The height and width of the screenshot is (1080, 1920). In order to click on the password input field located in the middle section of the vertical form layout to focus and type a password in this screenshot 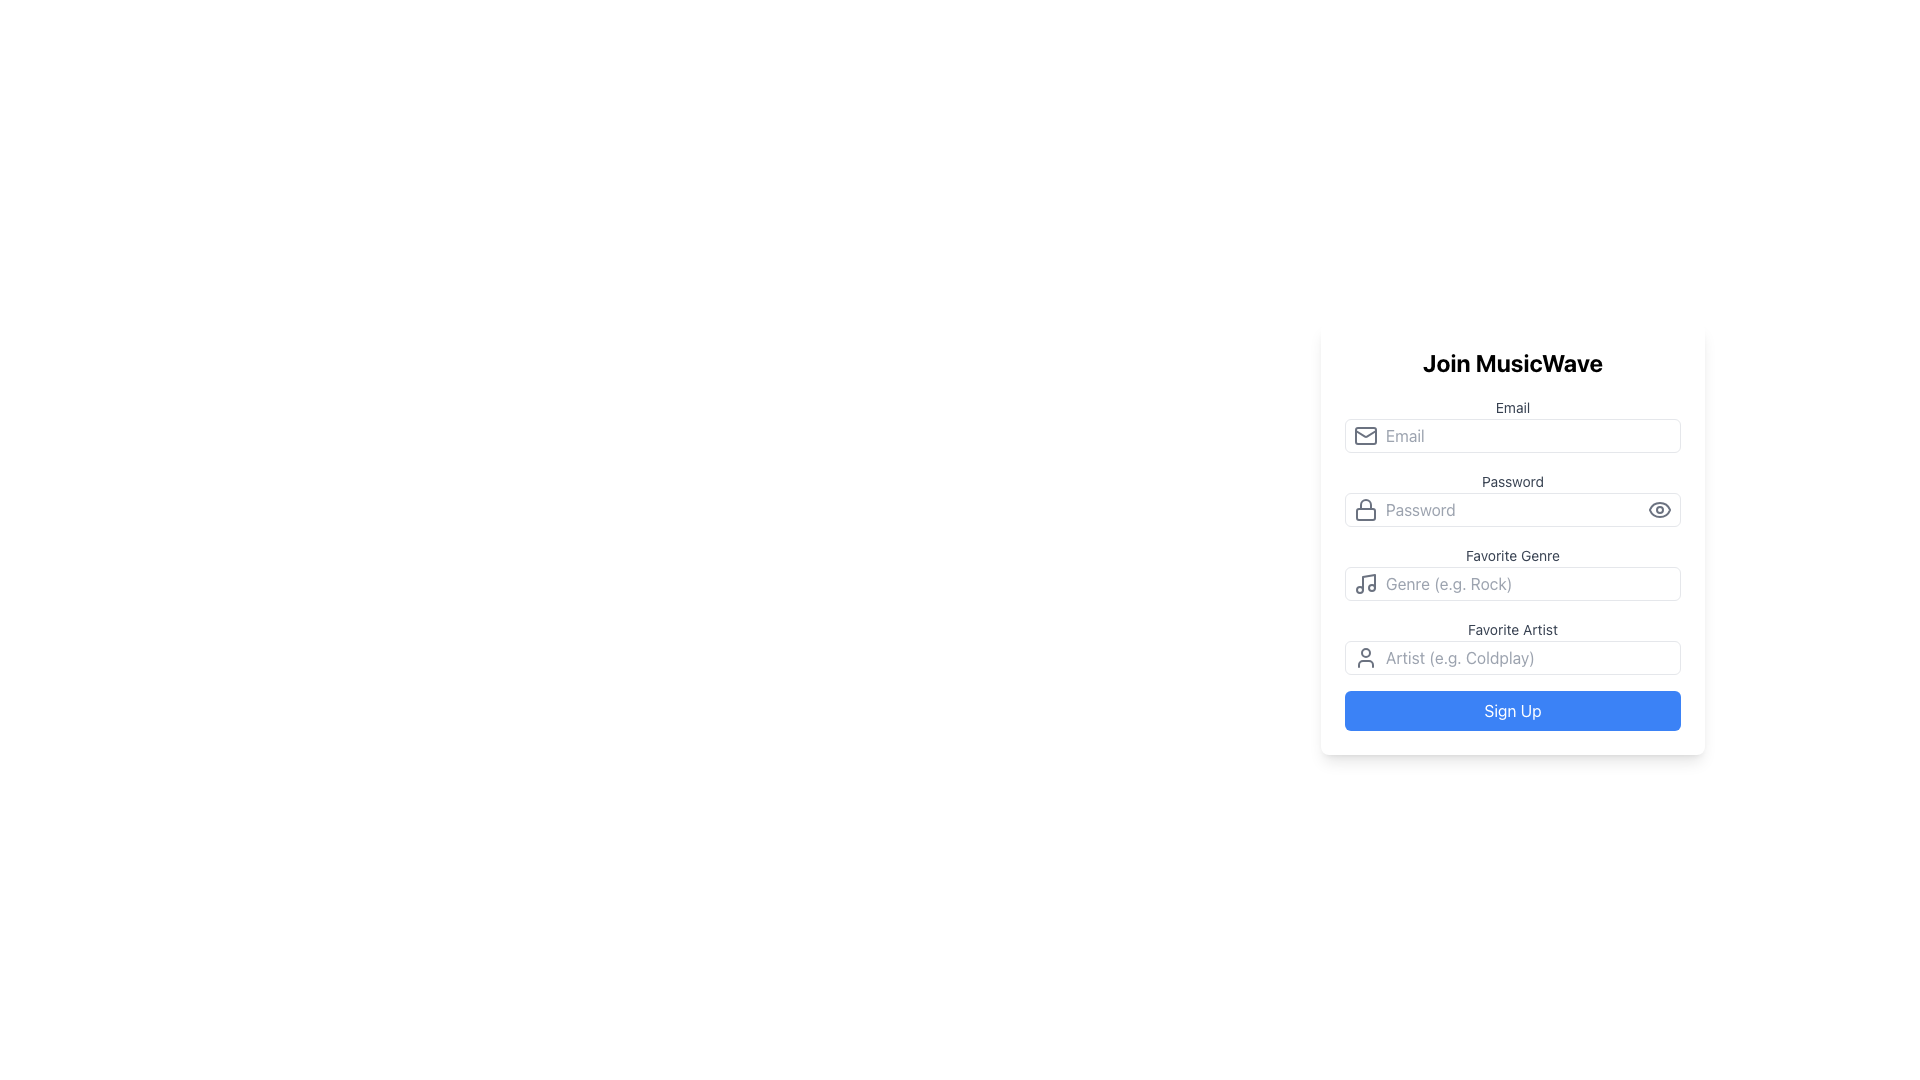, I will do `click(1516, 508)`.